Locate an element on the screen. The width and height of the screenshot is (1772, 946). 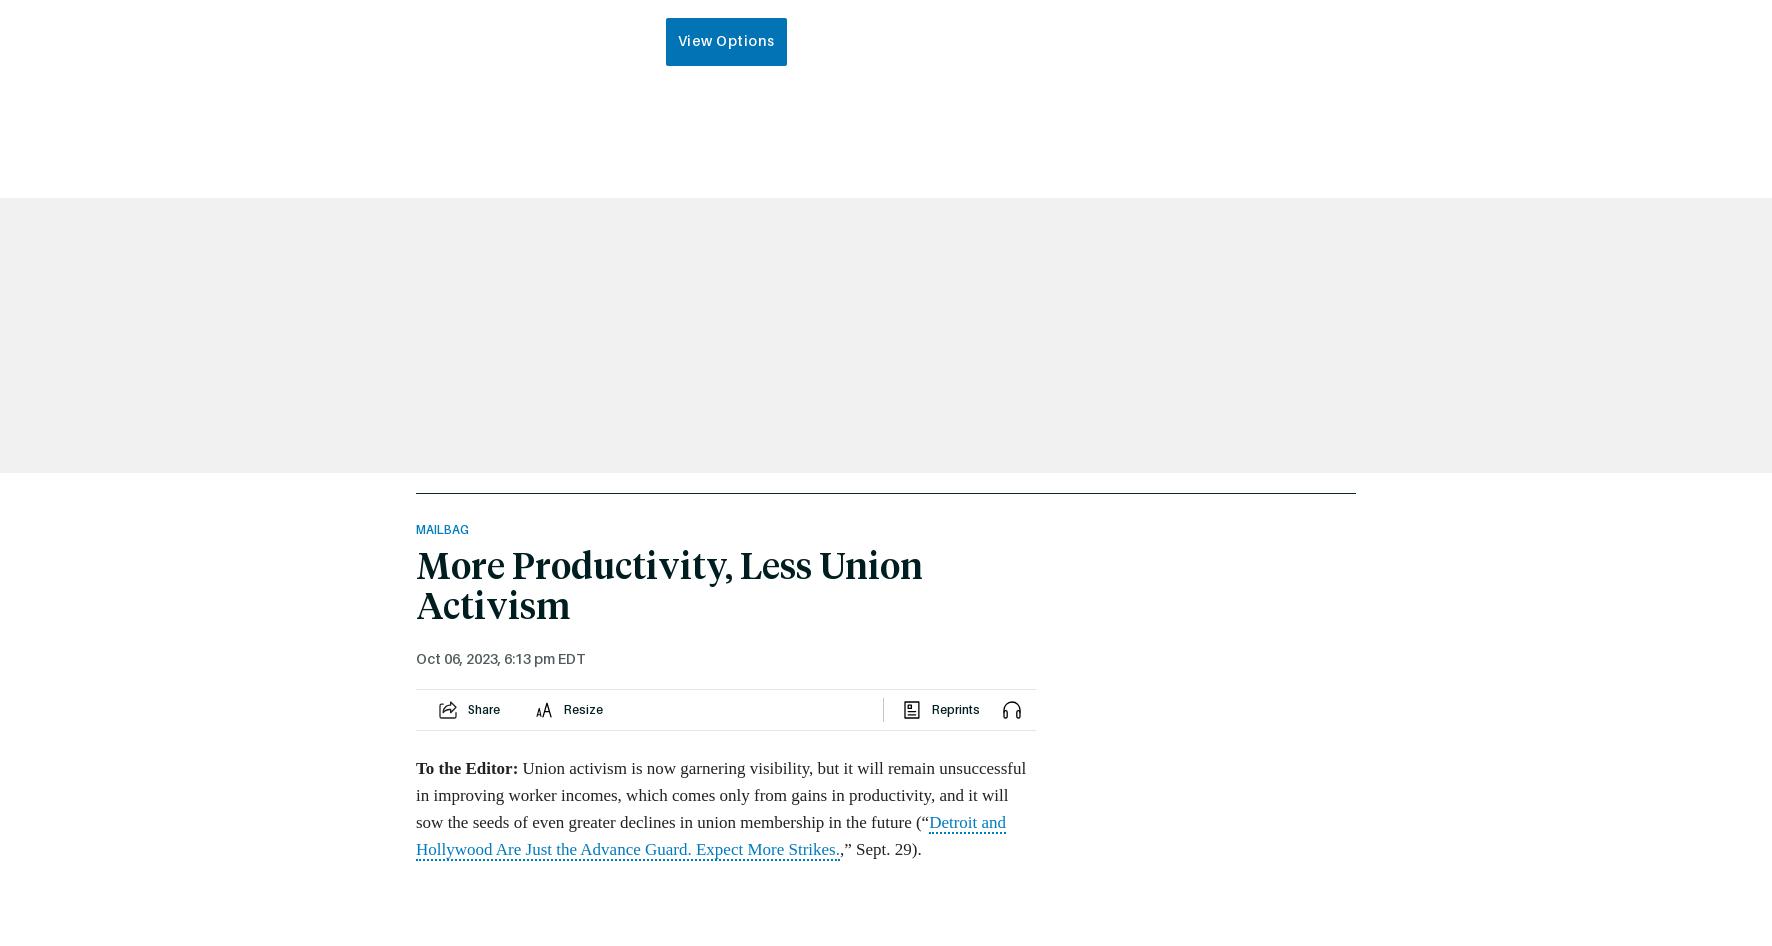
'Oct 06, 2023, 6:13 pm EDT' is located at coordinates (499, 658).